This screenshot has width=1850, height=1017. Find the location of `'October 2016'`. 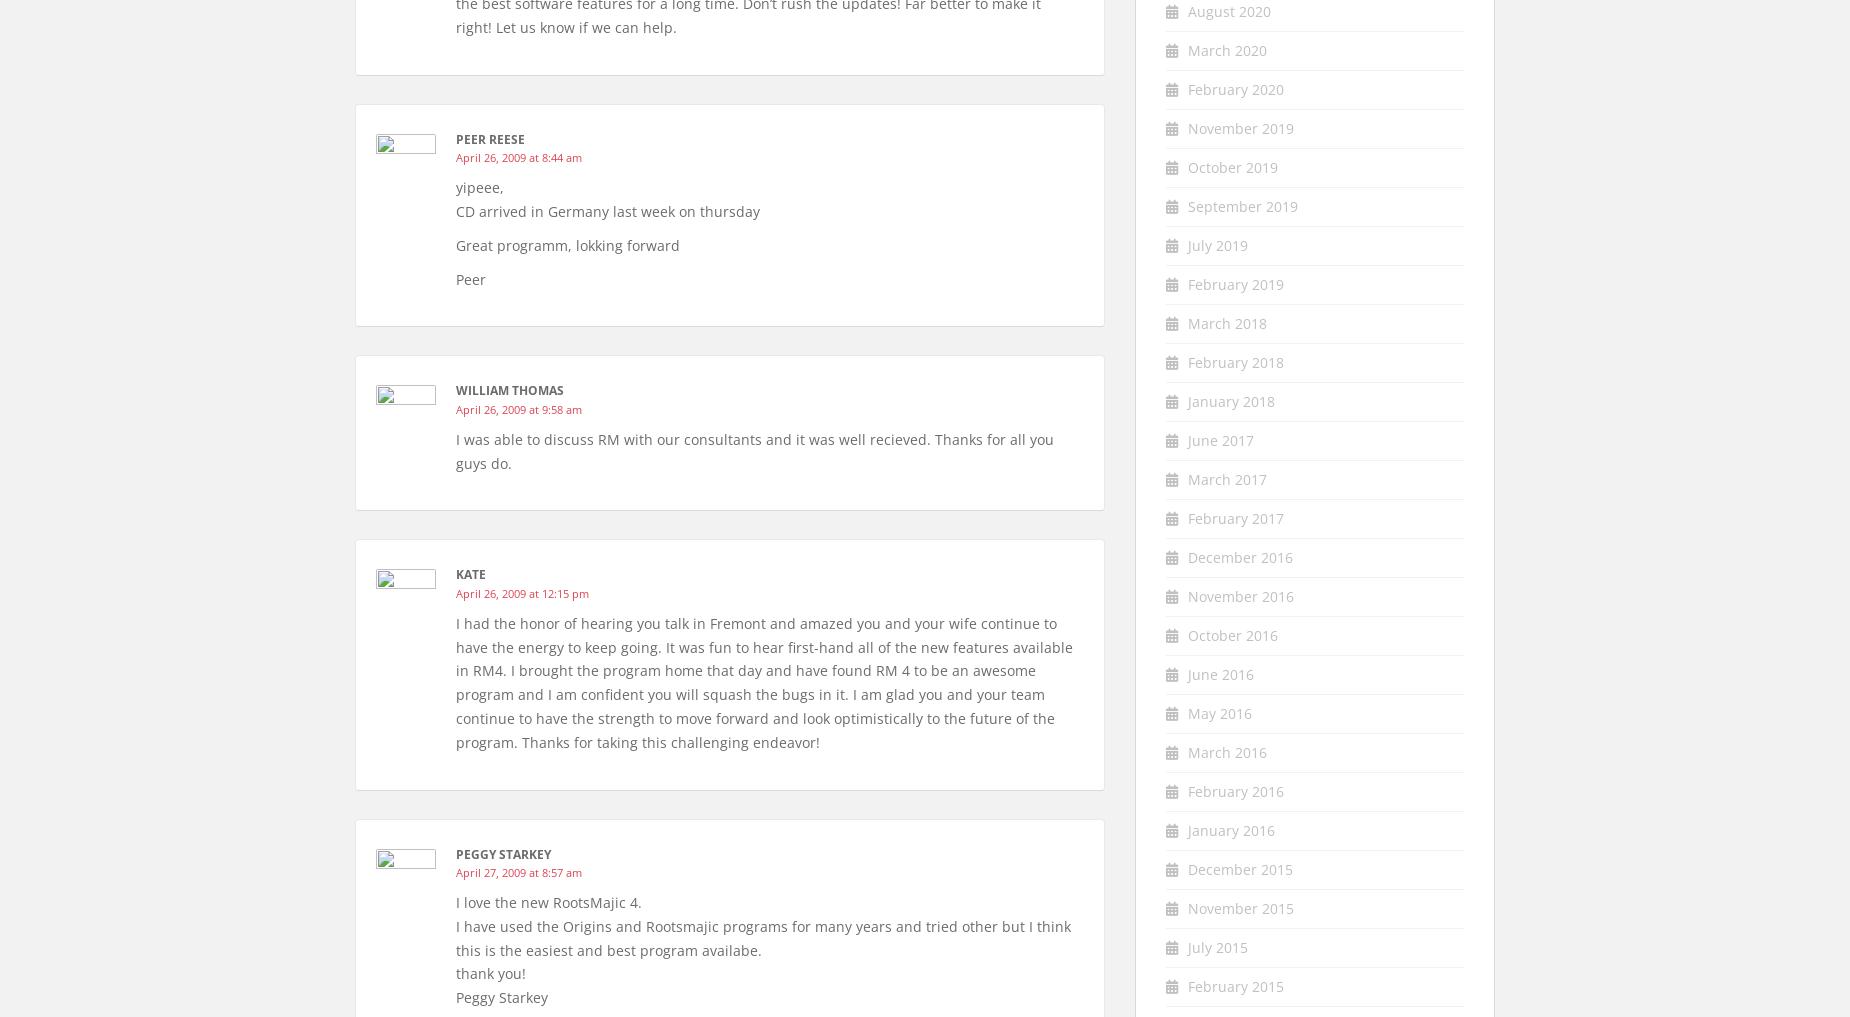

'October 2016' is located at coordinates (1187, 634).